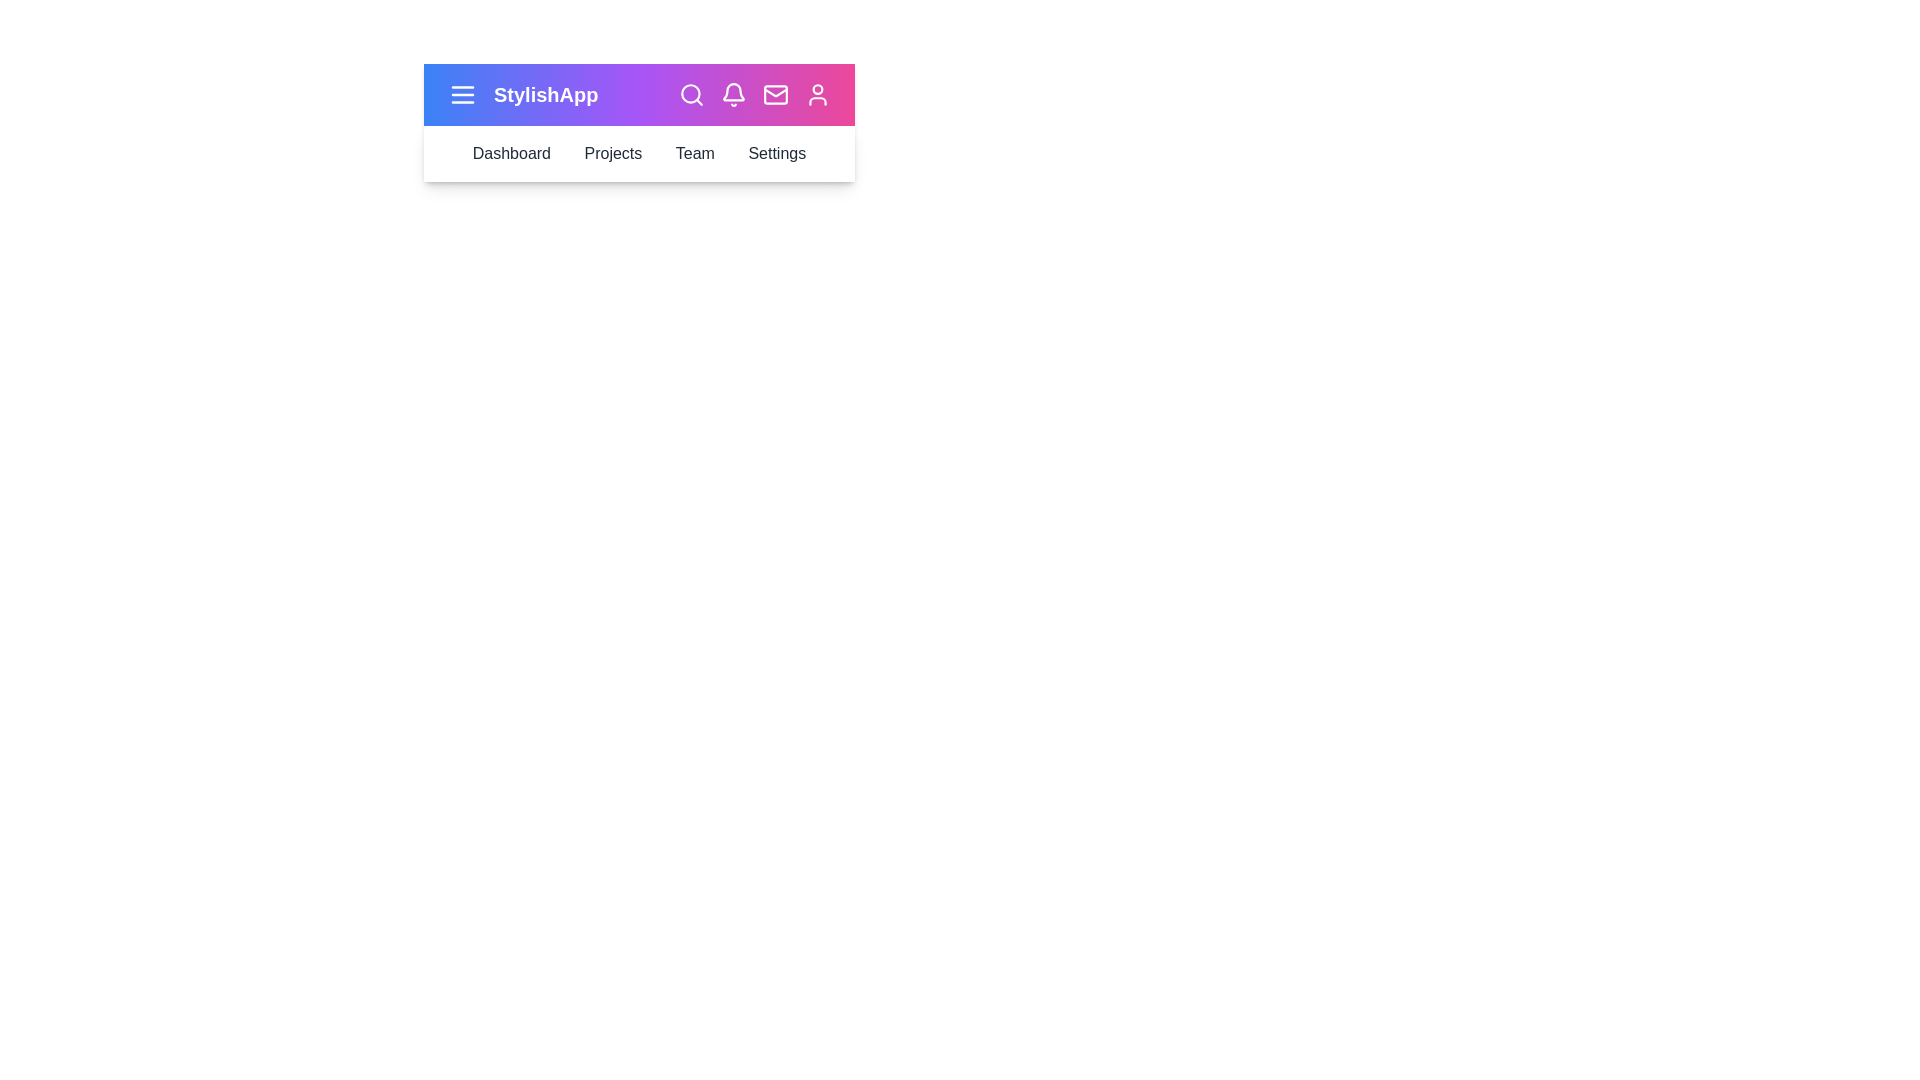  Describe the element at coordinates (817, 95) in the screenshot. I see `the user icon to open the user profile` at that location.